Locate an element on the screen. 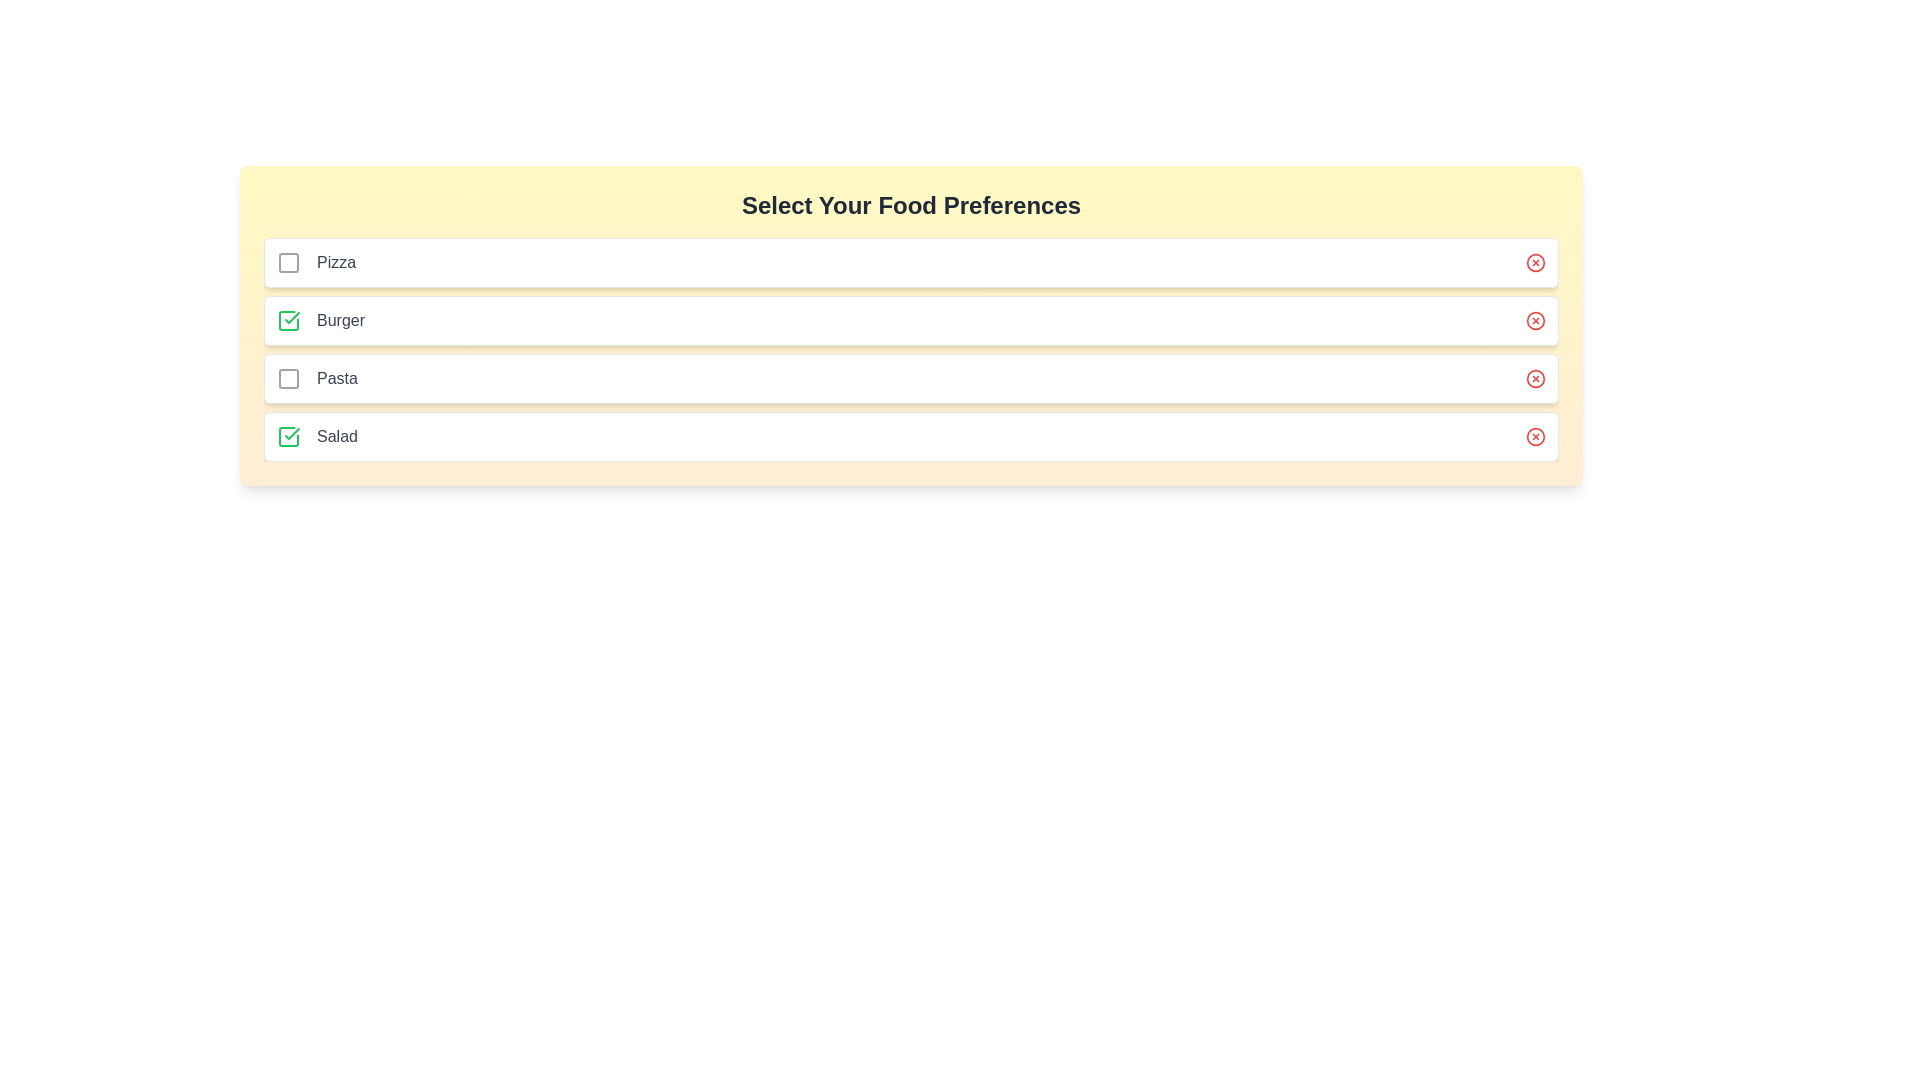 The image size is (1920, 1080). the circular icon button located in the top-right corner of the row labeled 'Pizza' is located at coordinates (1535, 261).